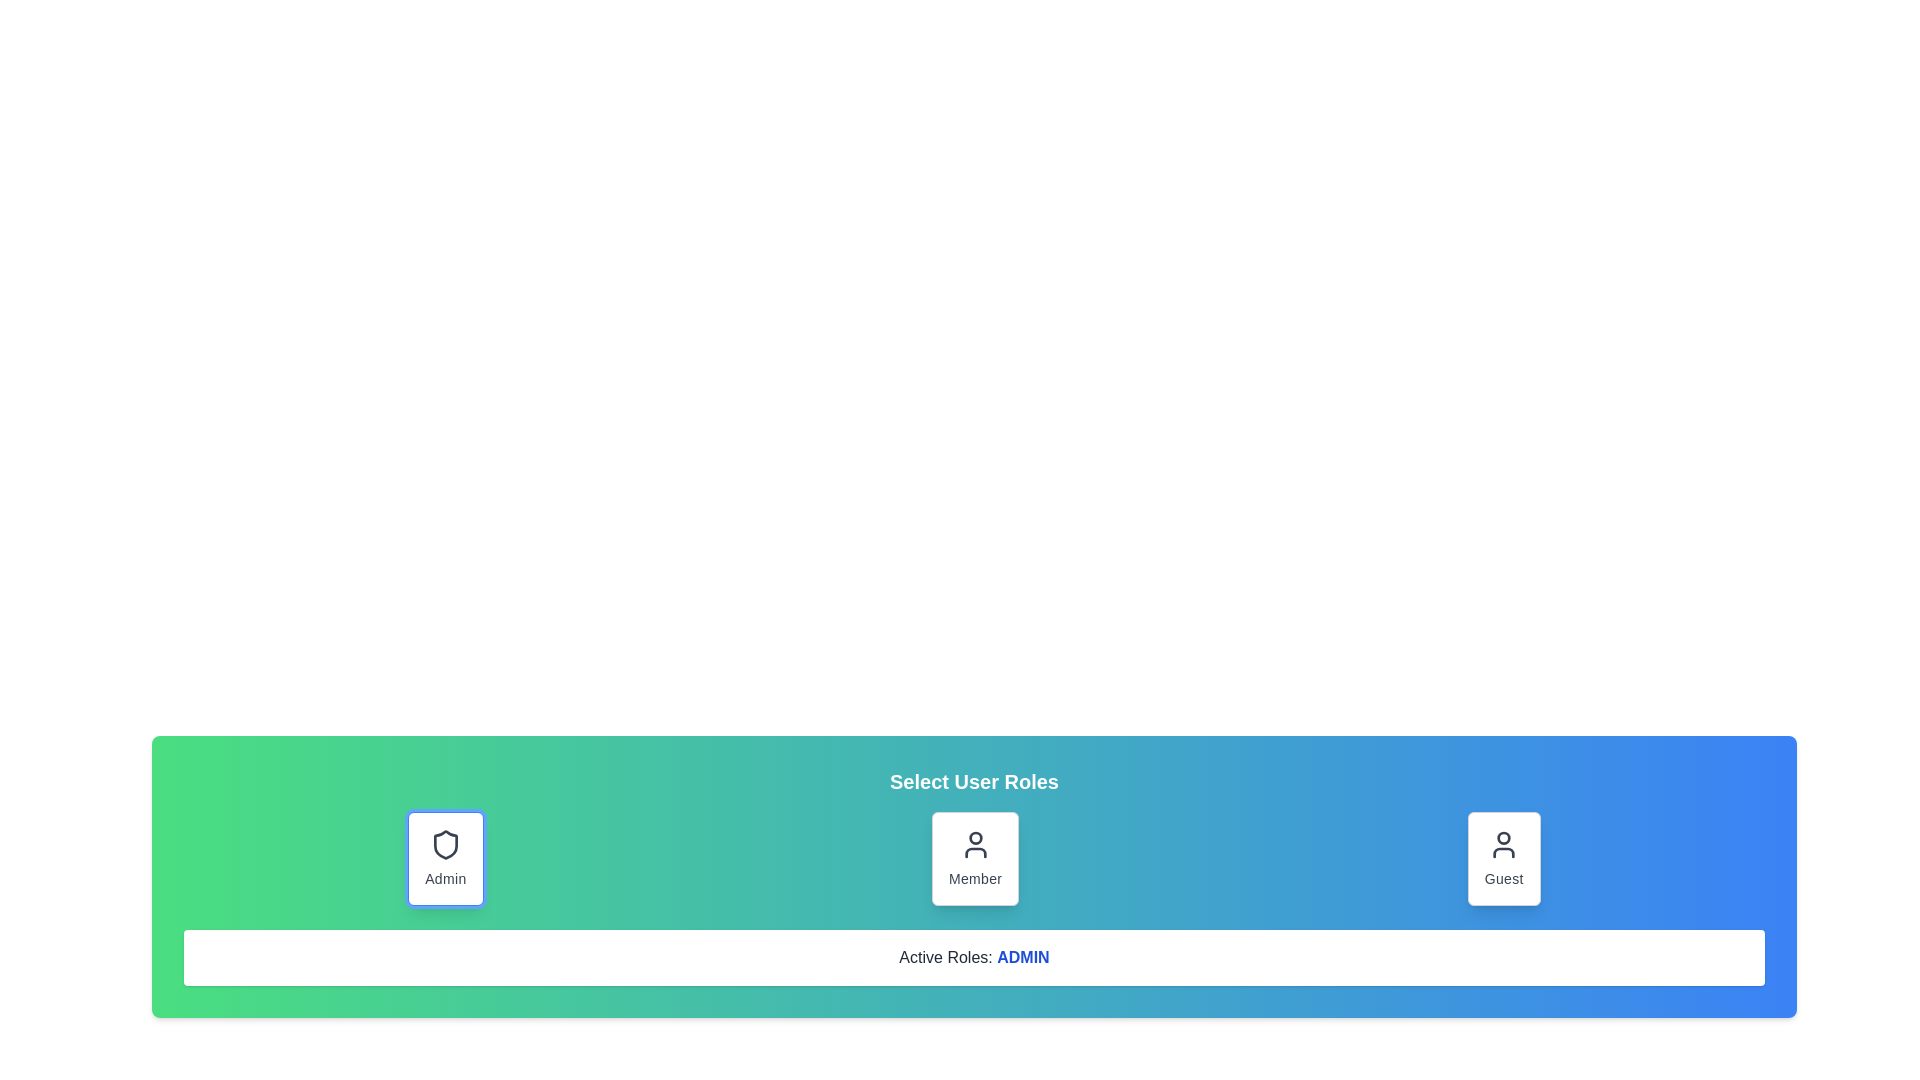 The height and width of the screenshot is (1080, 1920). I want to click on the role button Admin to inspect its hover and focus effects, so click(444, 858).